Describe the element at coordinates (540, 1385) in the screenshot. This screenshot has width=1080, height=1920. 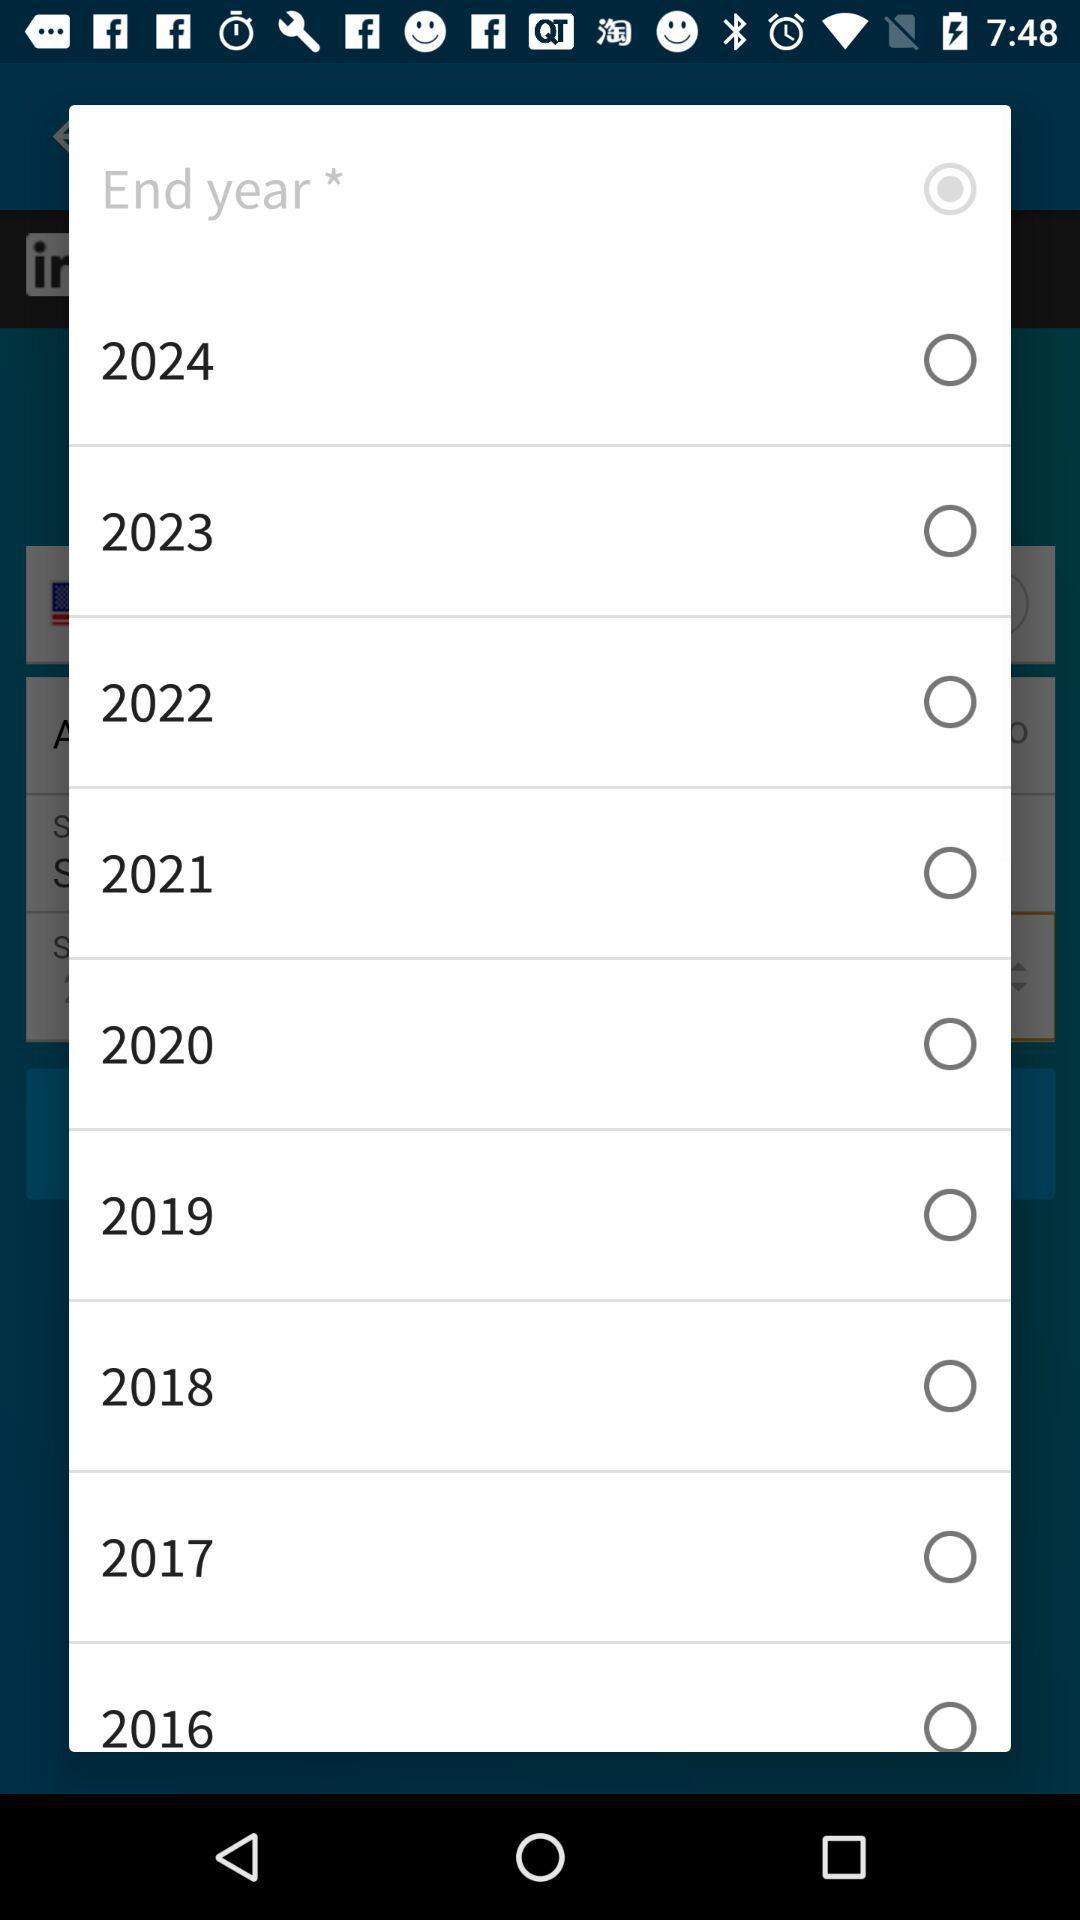
I see `2018 icon` at that location.